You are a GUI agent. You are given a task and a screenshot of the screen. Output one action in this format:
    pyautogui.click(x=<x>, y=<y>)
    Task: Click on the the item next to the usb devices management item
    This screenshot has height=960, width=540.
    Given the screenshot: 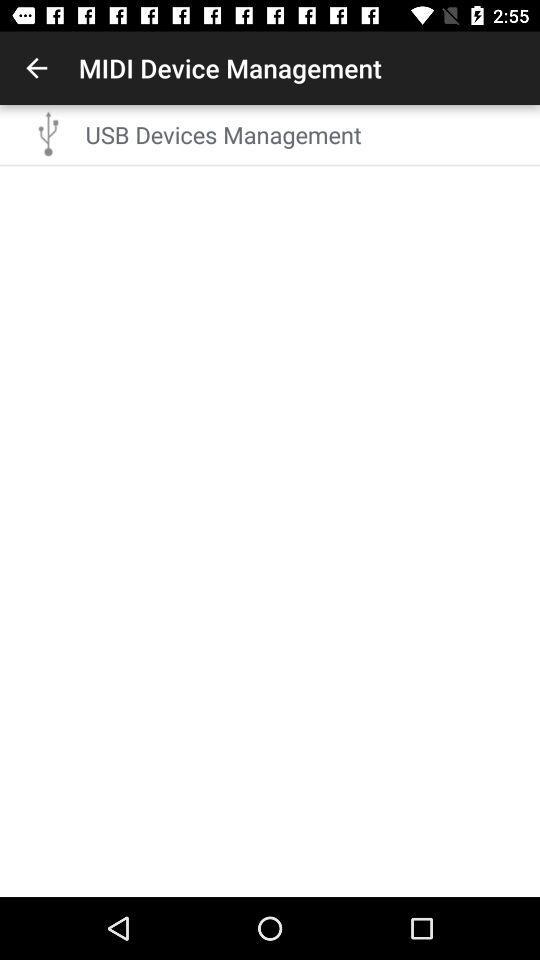 What is the action you would take?
    pyautogui.click(x=49, y=133)
    